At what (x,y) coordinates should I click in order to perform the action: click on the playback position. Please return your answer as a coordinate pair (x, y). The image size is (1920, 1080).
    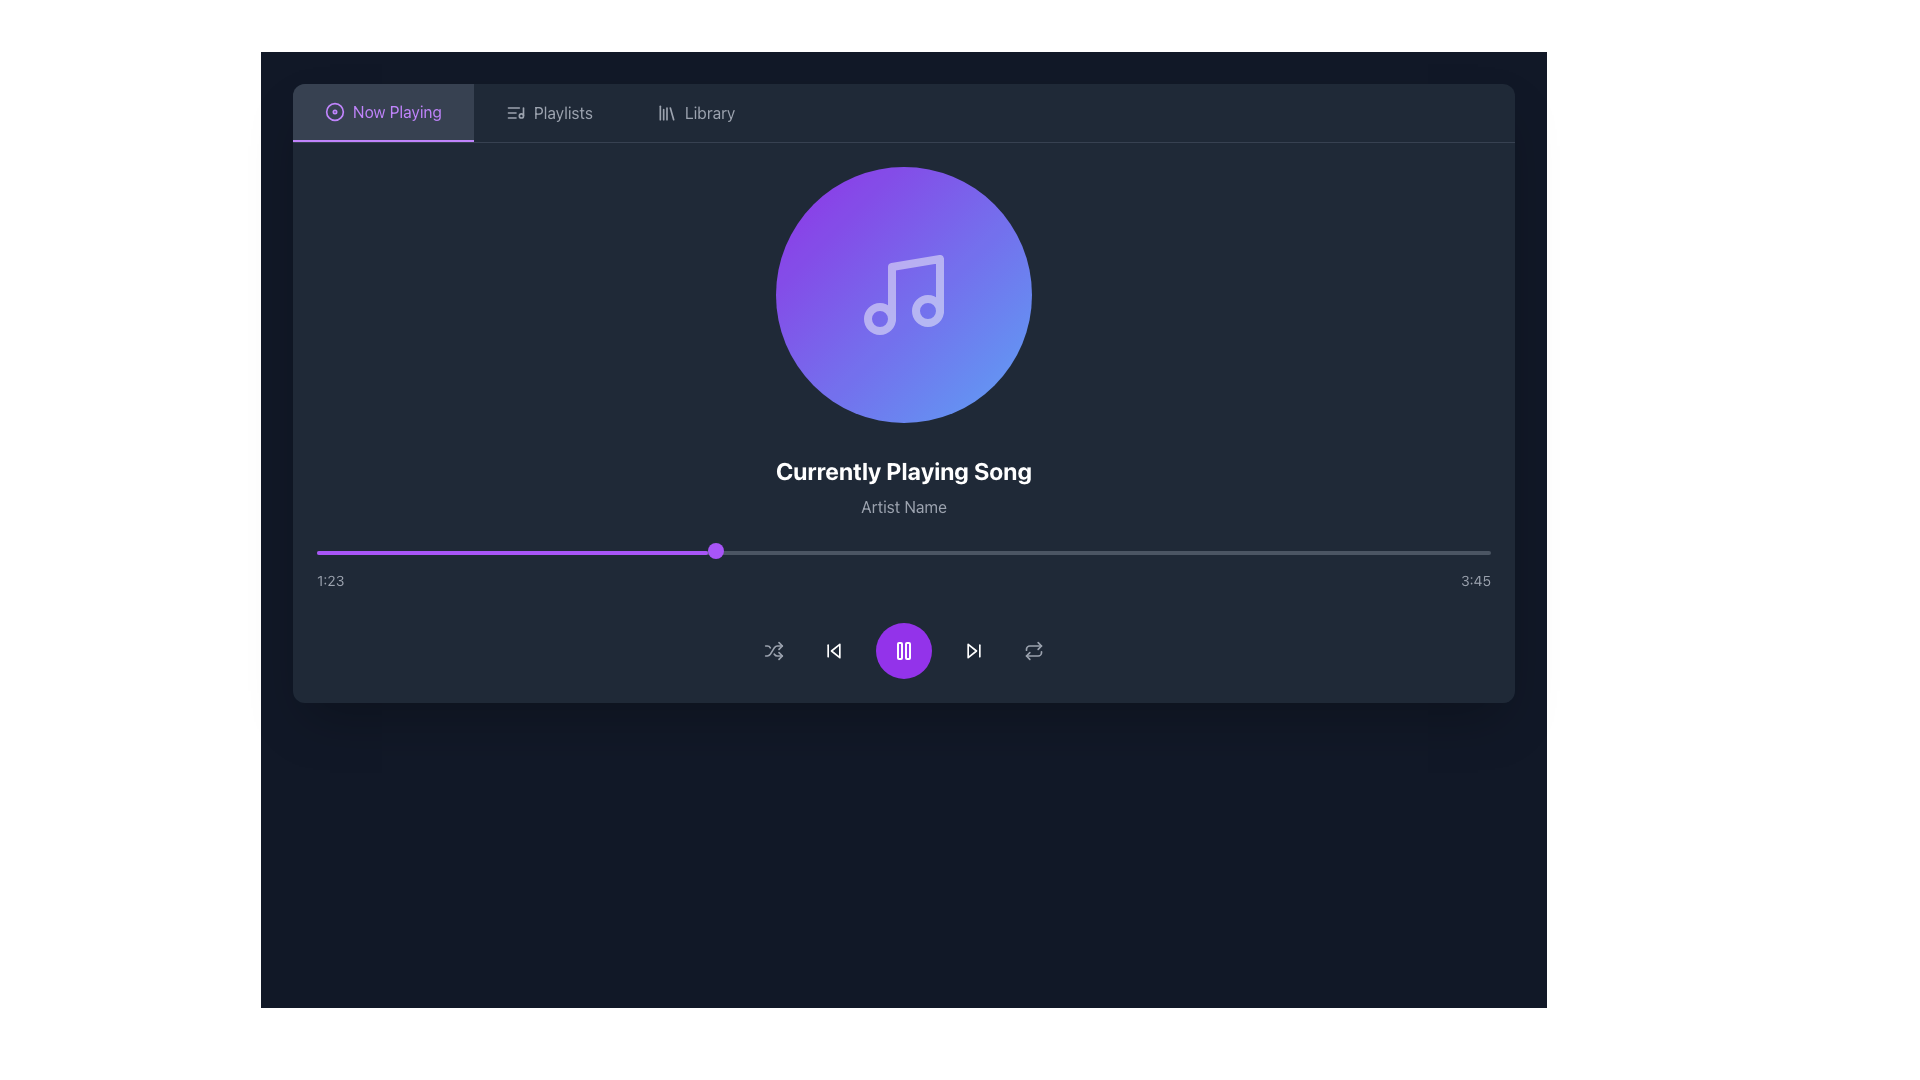
    Looking at the image, I should click on (1411, 552).